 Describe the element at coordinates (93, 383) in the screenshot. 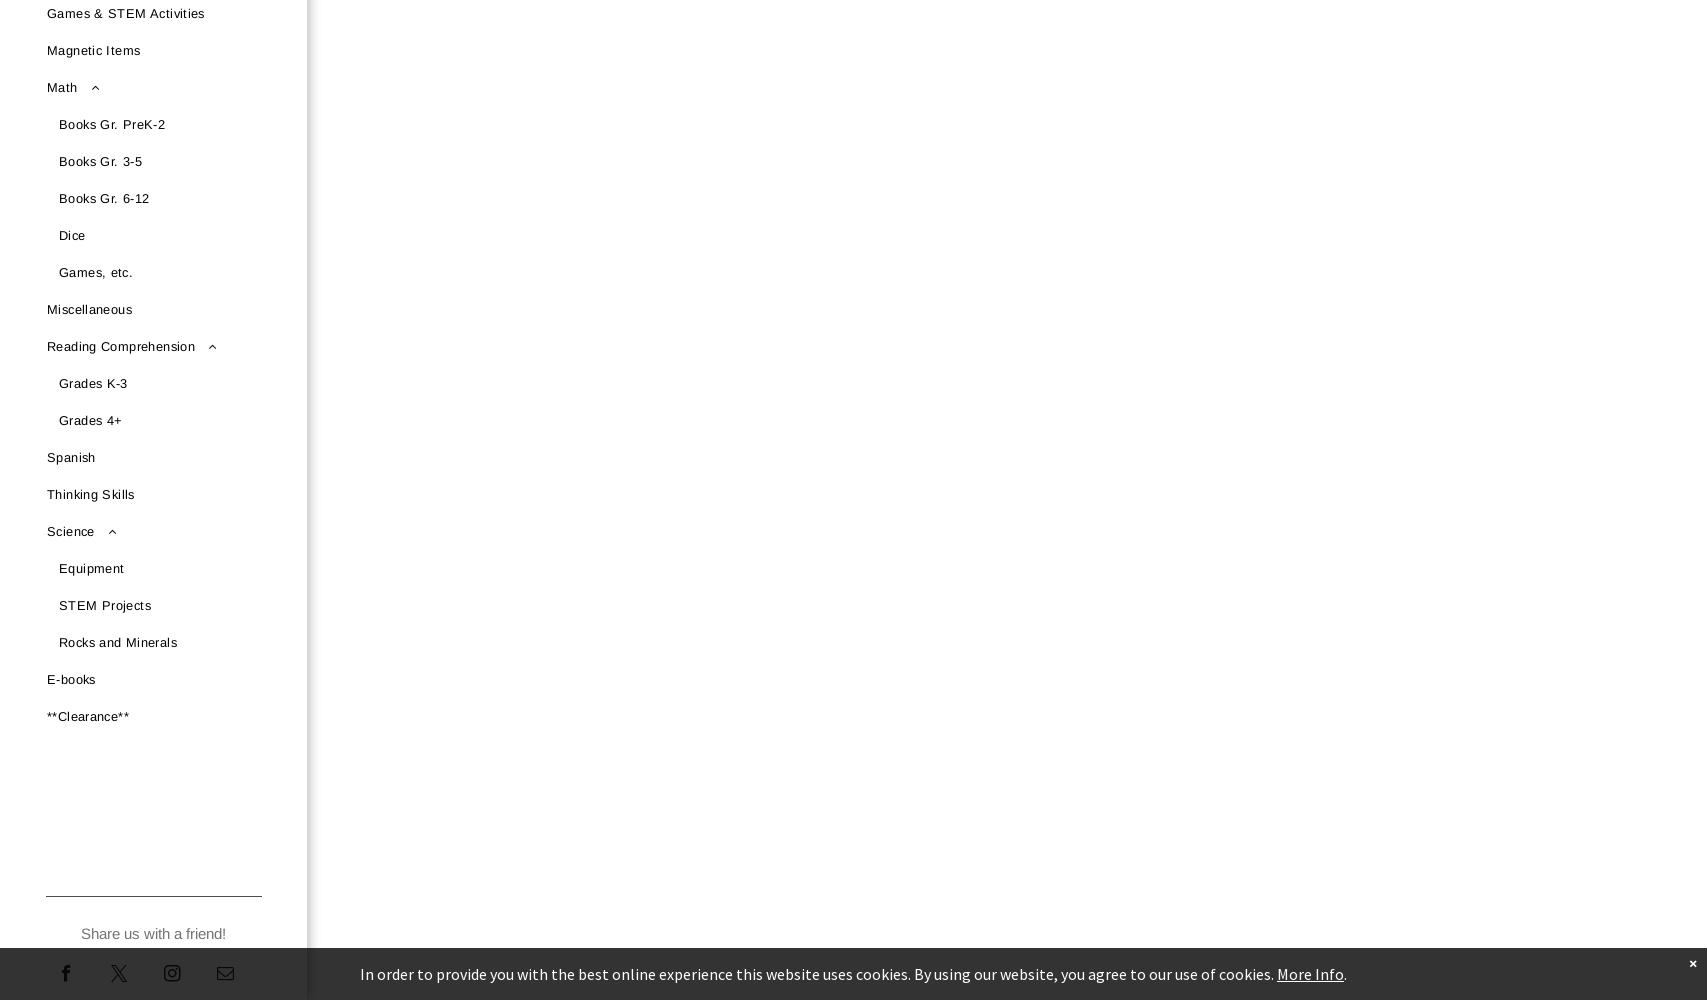

I see `'Grades K-3'` at that location.